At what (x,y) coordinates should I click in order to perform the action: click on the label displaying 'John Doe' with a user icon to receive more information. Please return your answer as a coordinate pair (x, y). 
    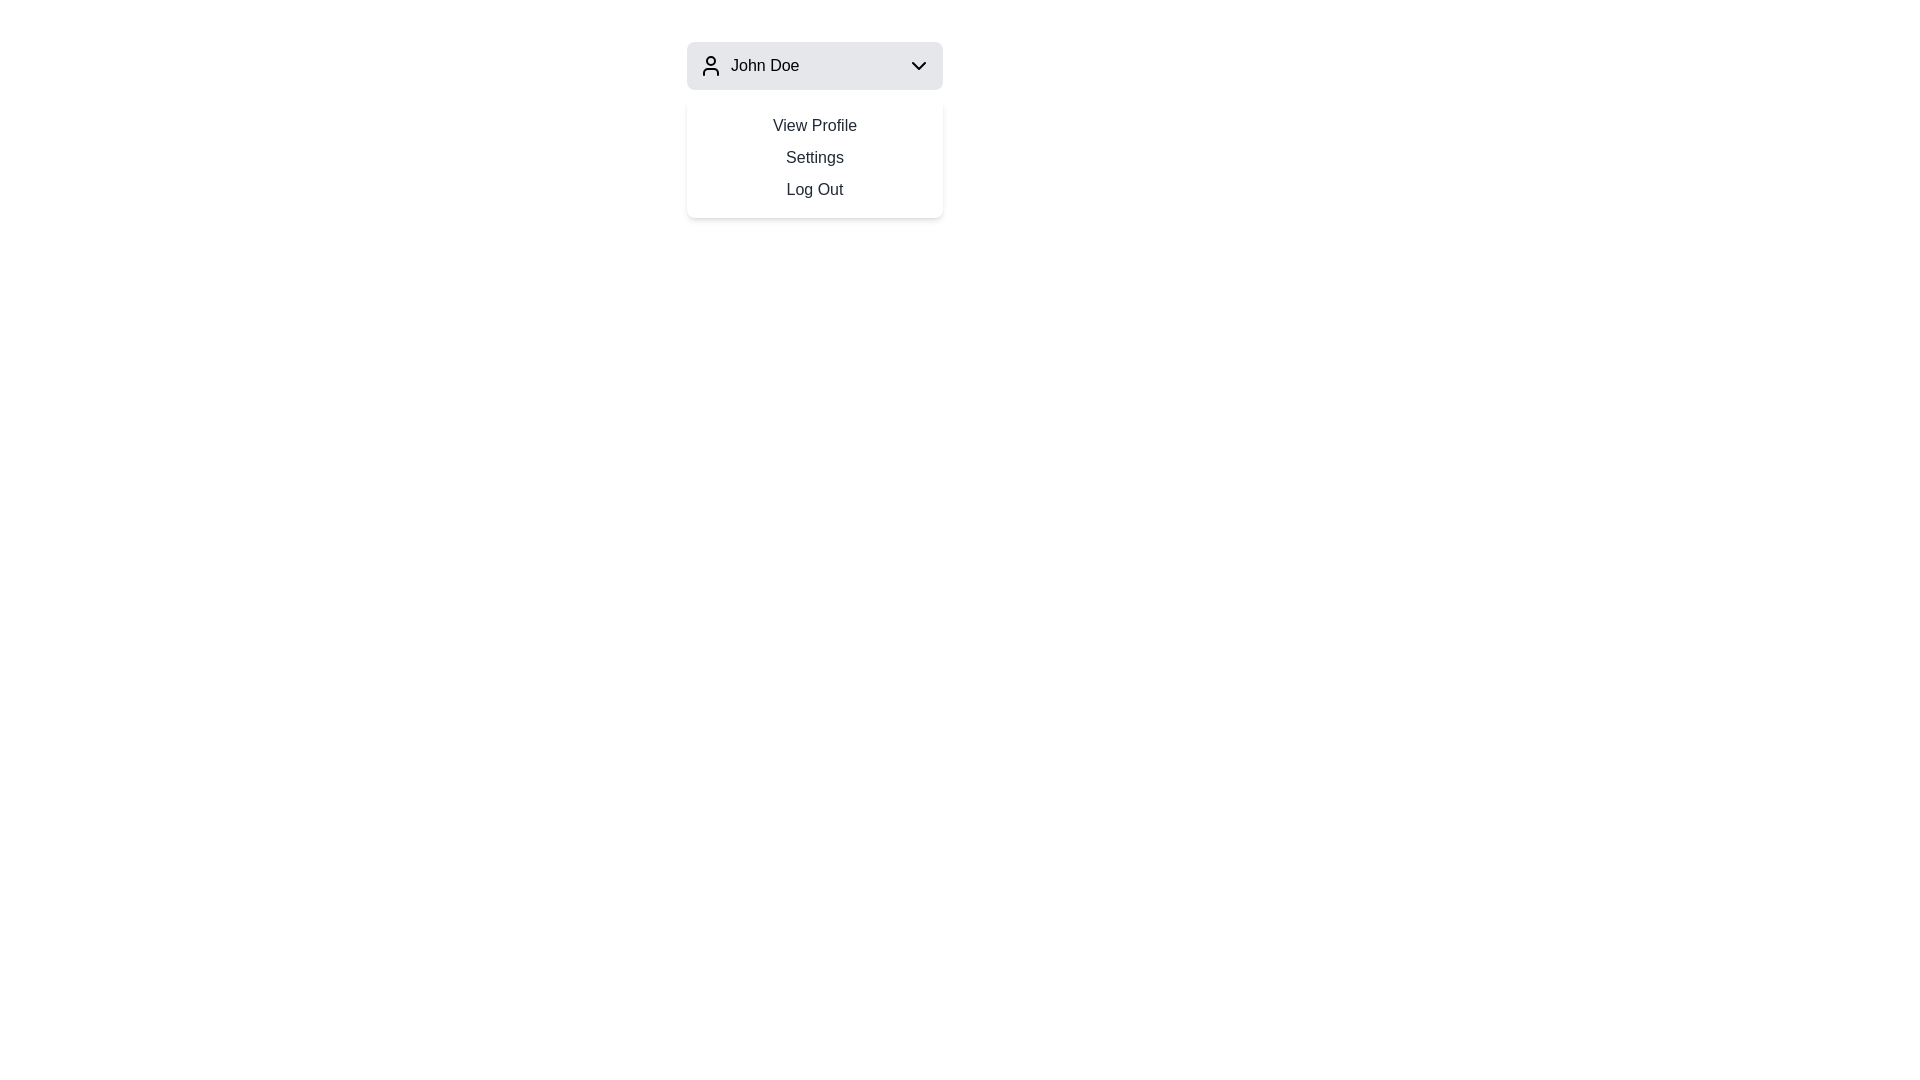
    Looking at the image, I should click on (748, 64).